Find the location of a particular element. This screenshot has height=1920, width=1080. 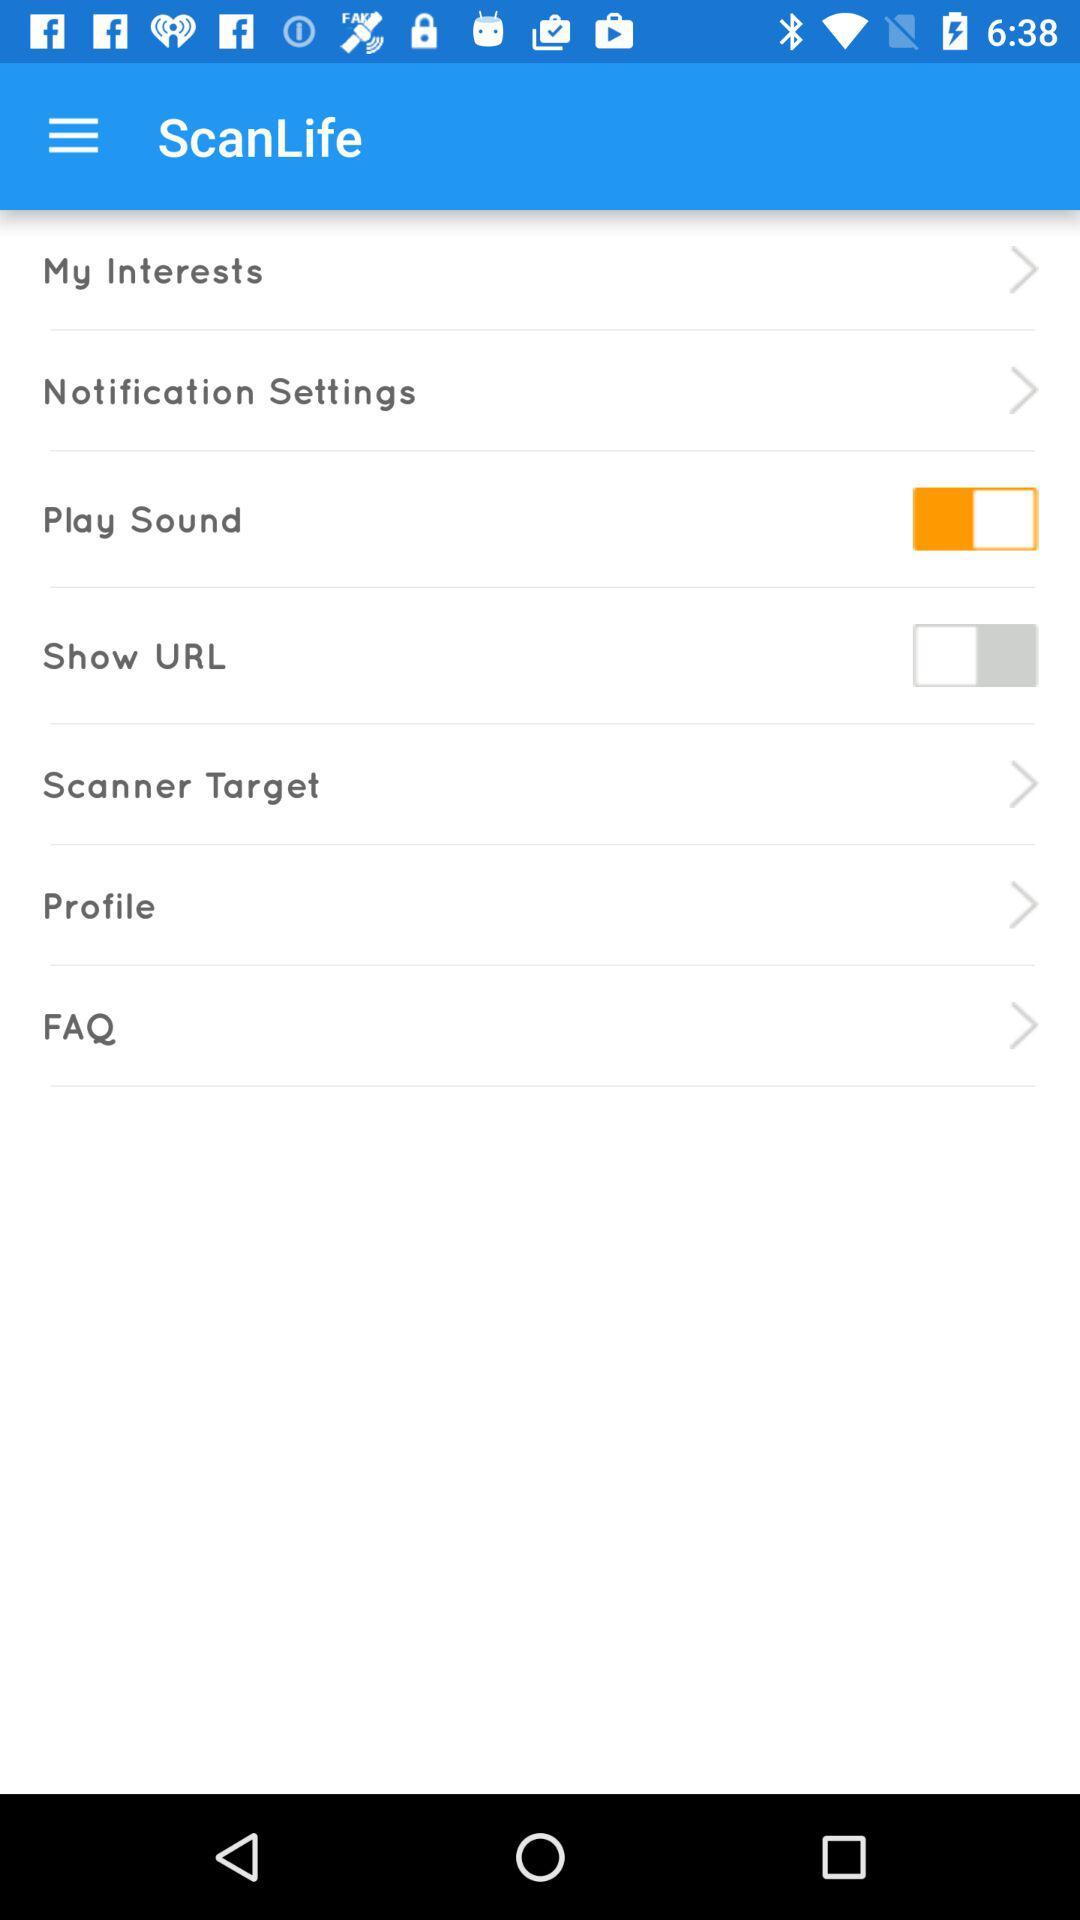

show url is located at coordinates (974, 655).